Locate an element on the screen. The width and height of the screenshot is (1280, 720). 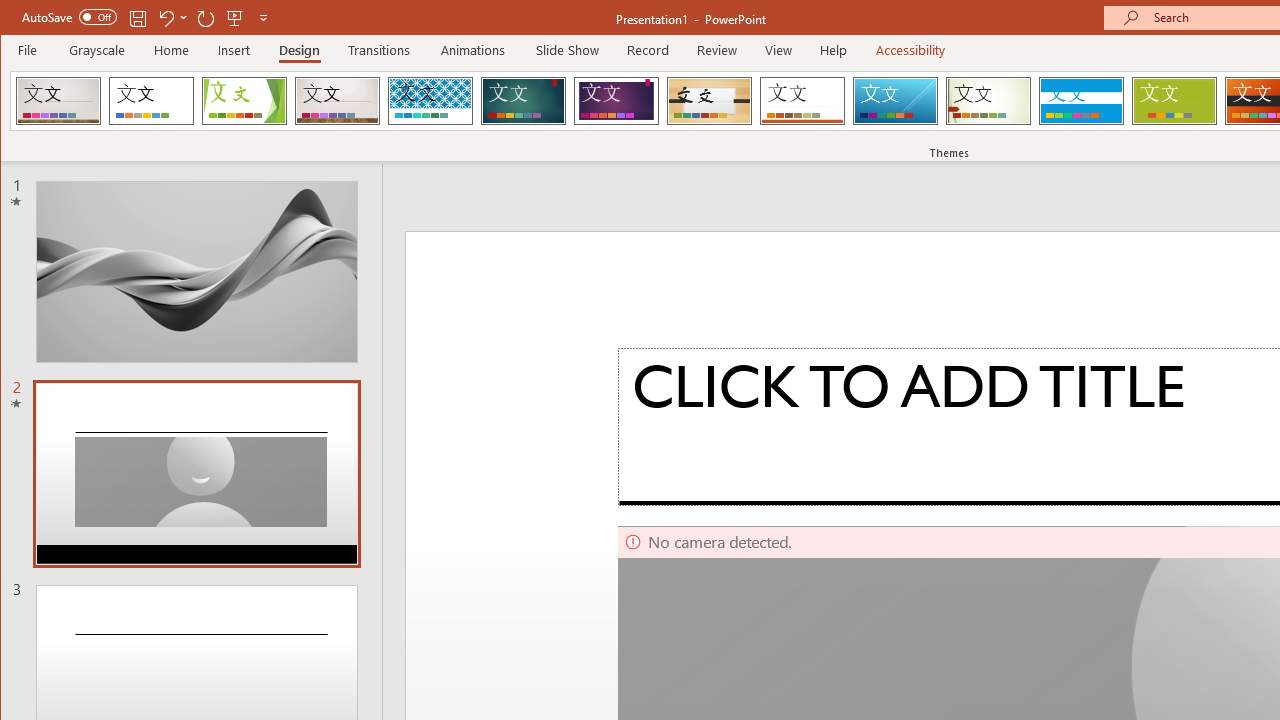
'Integral' is located at coordinates (429, 100).